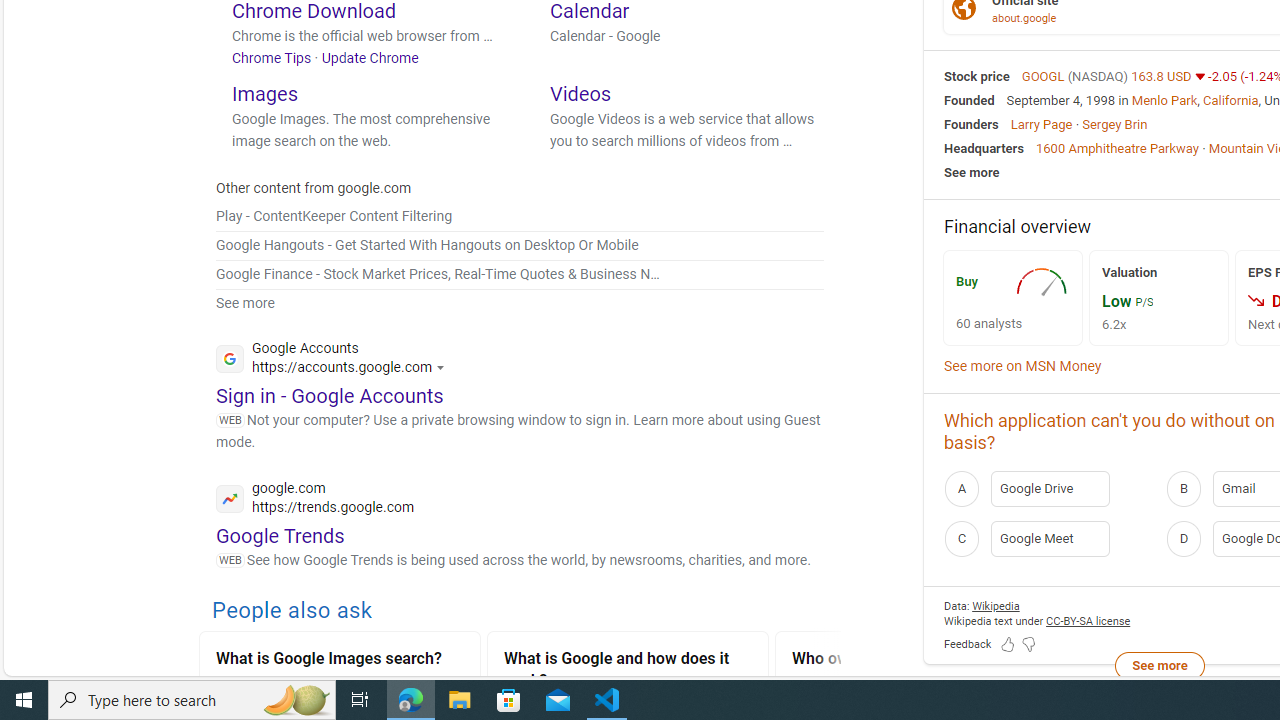  I want to click on 'Feedback Like', so click(1008, 645).